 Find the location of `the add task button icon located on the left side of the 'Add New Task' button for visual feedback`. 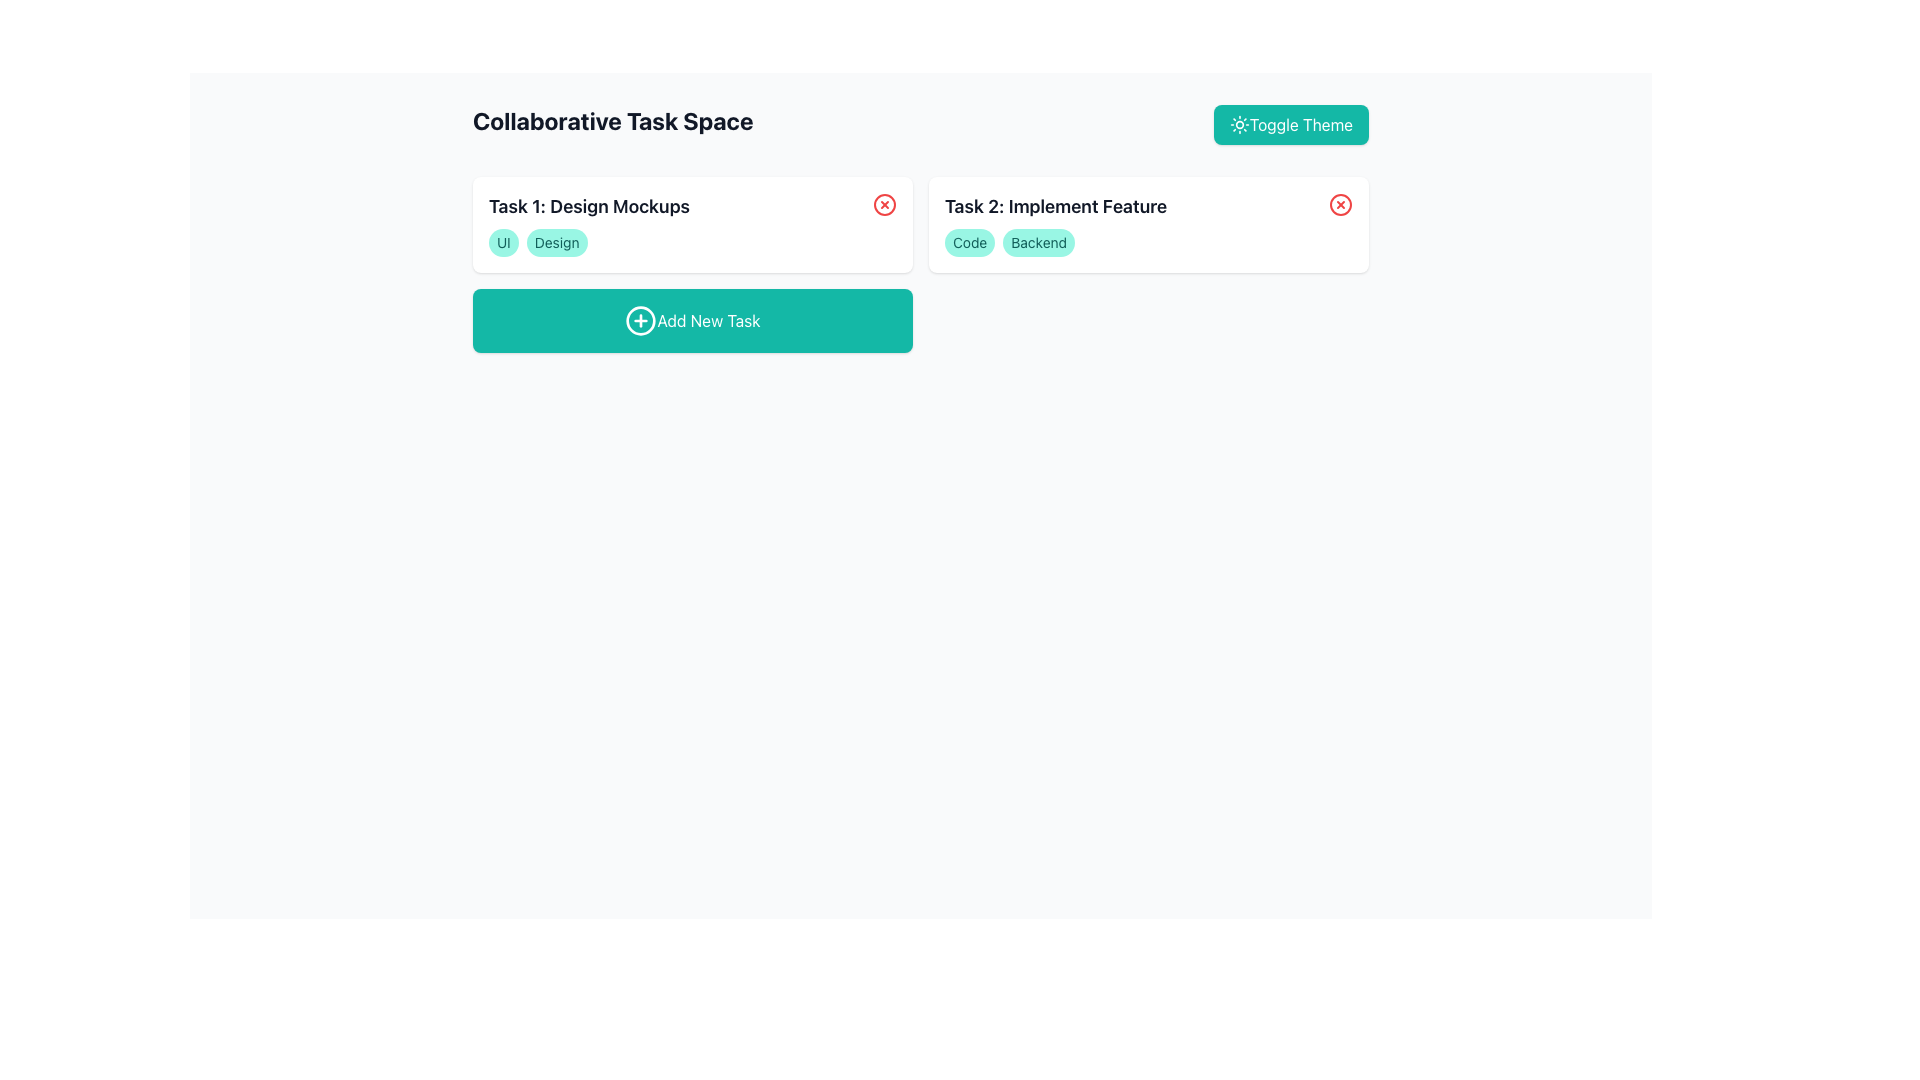

the add task button icon located on the left side of the 'Add New Task' button for visual feedback is located at coordinates (641, 319).